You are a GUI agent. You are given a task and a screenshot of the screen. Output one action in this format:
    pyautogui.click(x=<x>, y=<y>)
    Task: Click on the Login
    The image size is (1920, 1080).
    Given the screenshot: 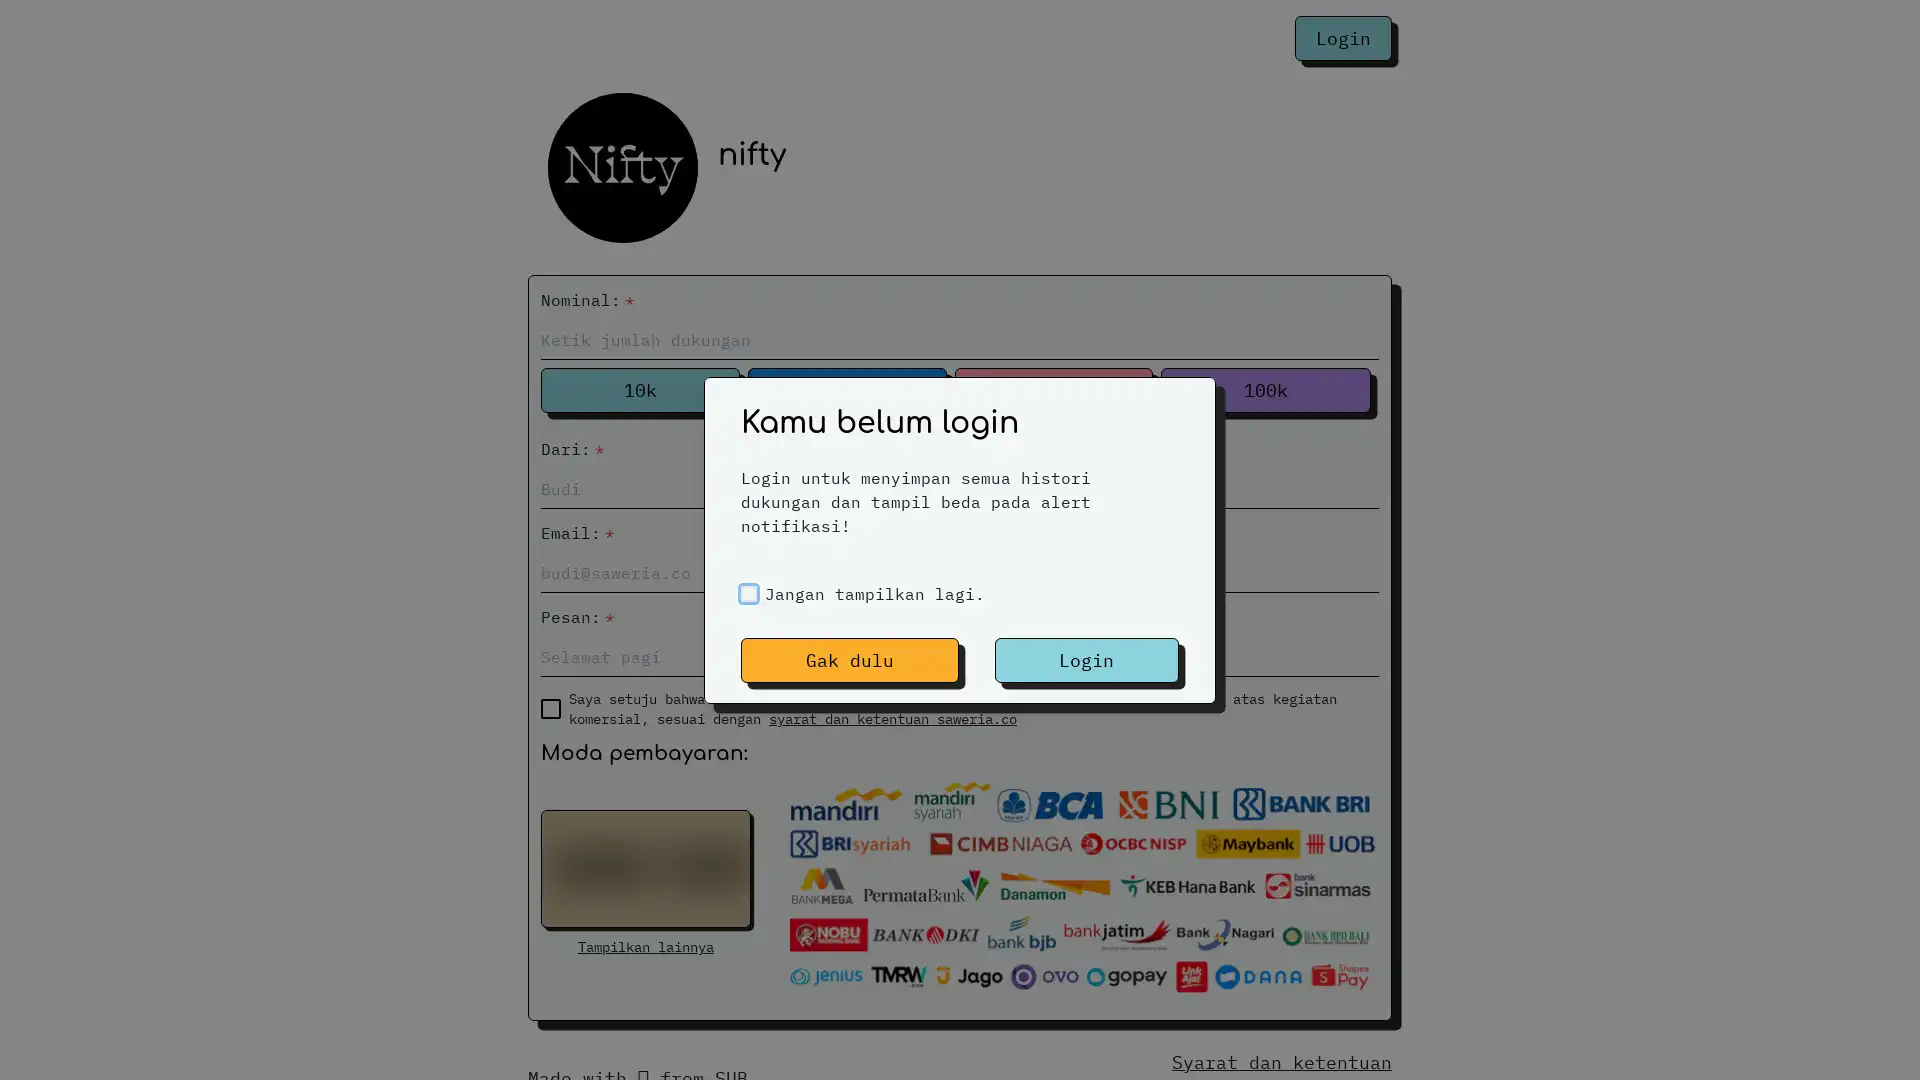 What is the action you would take?
    pyautogui.click(x=1085, y=659)
    